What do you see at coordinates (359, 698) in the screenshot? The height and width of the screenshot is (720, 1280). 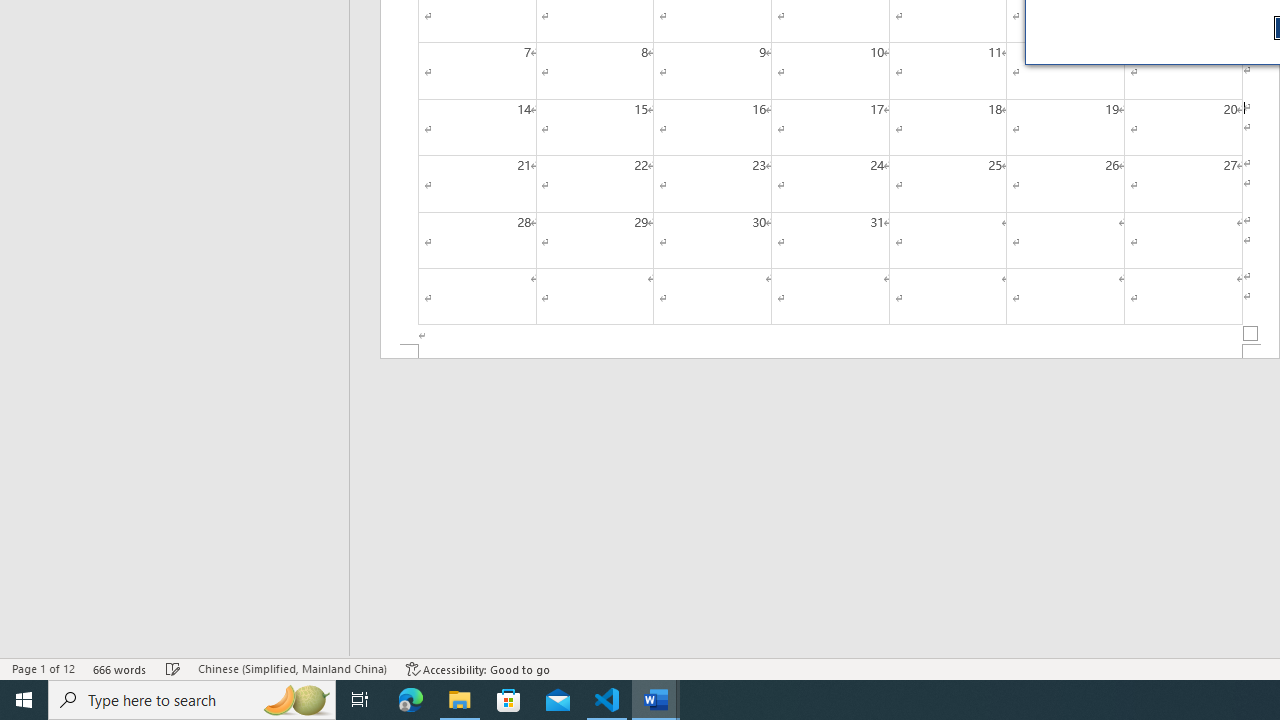 I see `'Task View'` at bounding box center [359, 698].